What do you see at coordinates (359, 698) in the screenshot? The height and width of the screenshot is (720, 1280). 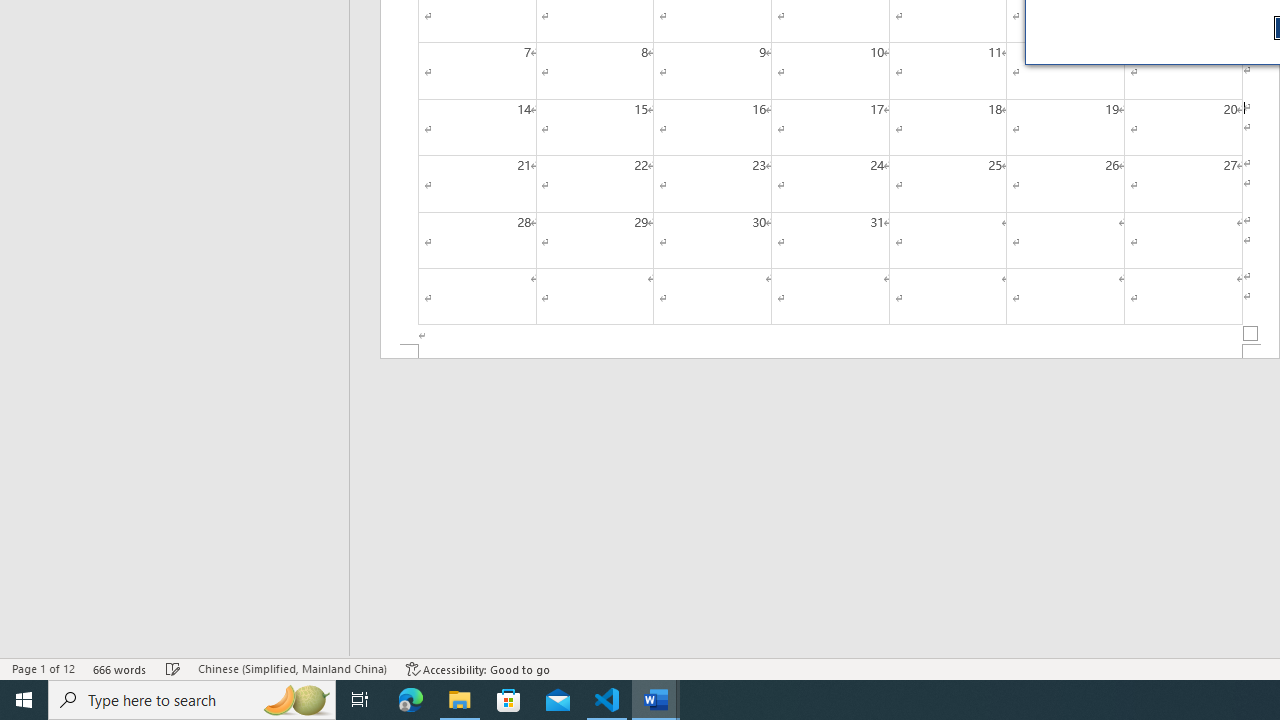 I see `'Task View'` at bounding box center [359, 698].